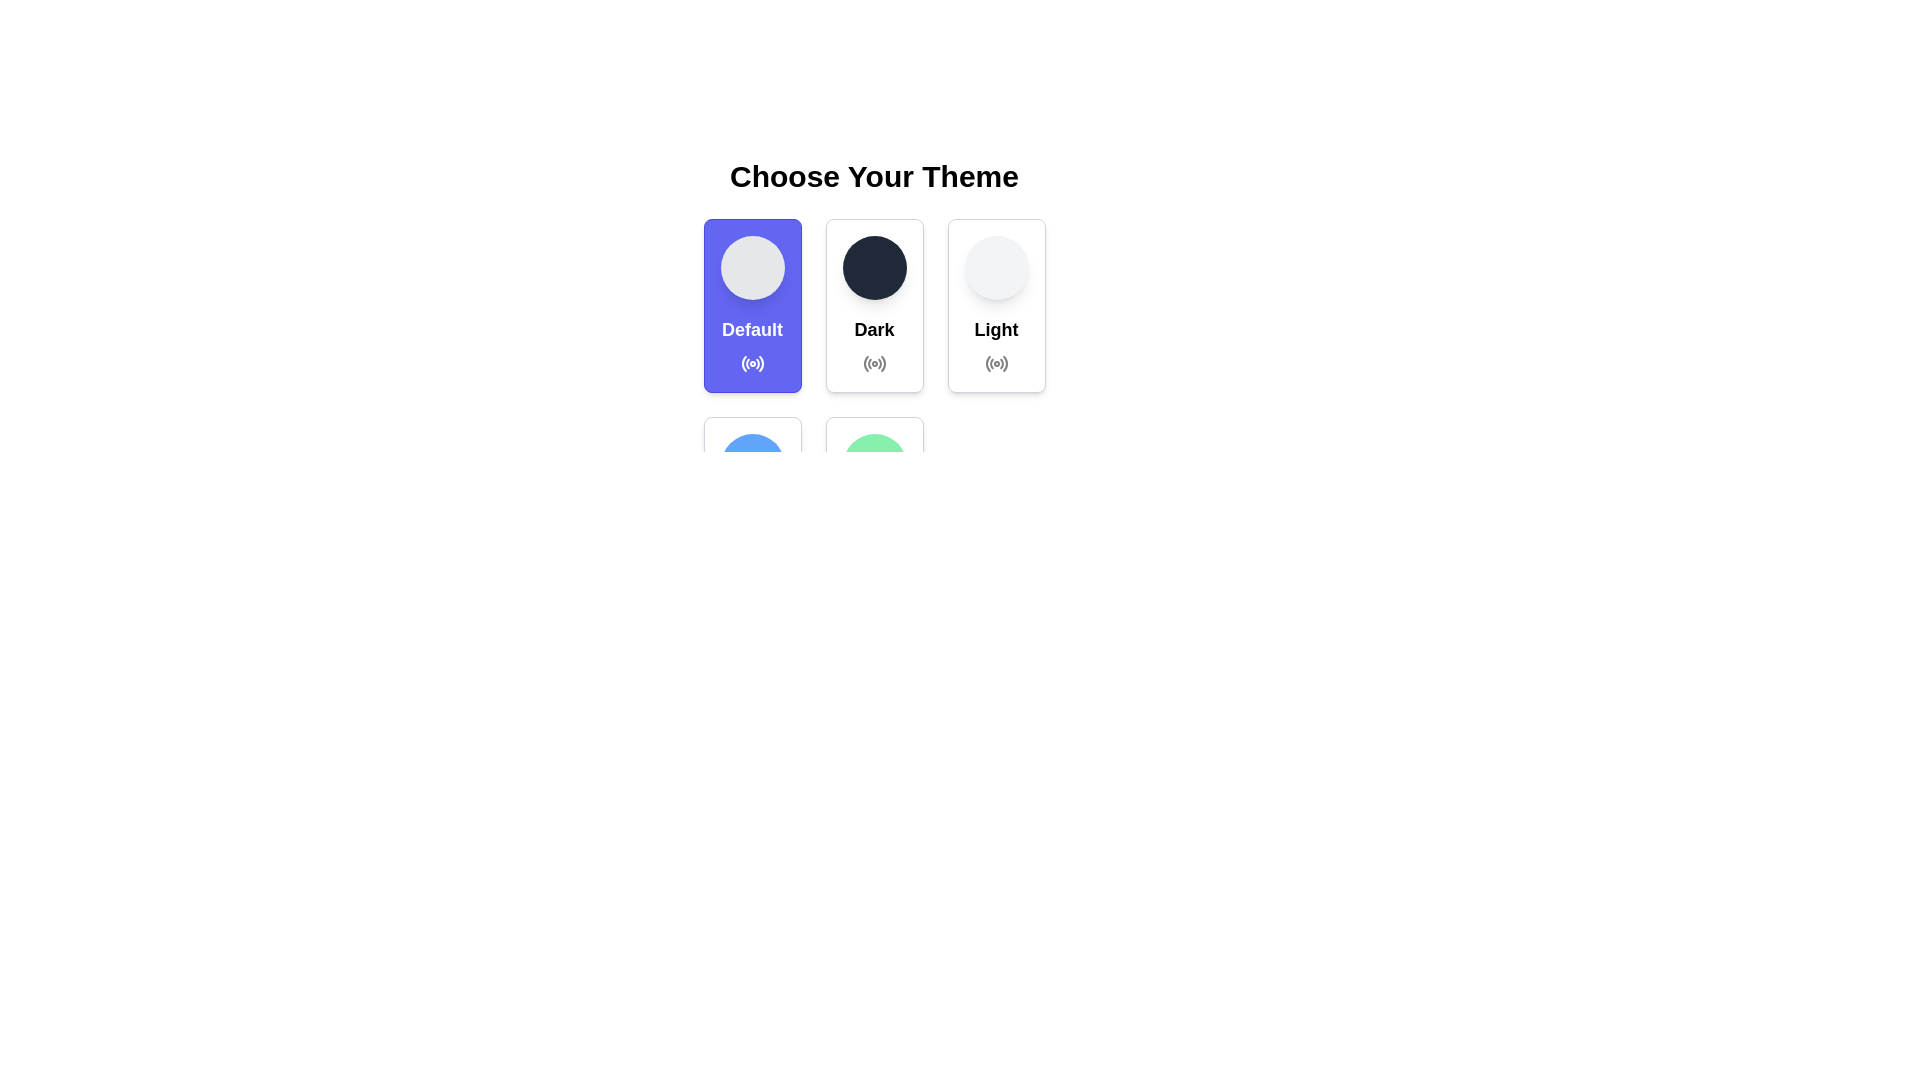 The height and width of the screenshot is (1080, 1920). Describe the element at coordinates (874, 305) in the screenshot. I see `the second selectable card in the theme options grid` at that location.